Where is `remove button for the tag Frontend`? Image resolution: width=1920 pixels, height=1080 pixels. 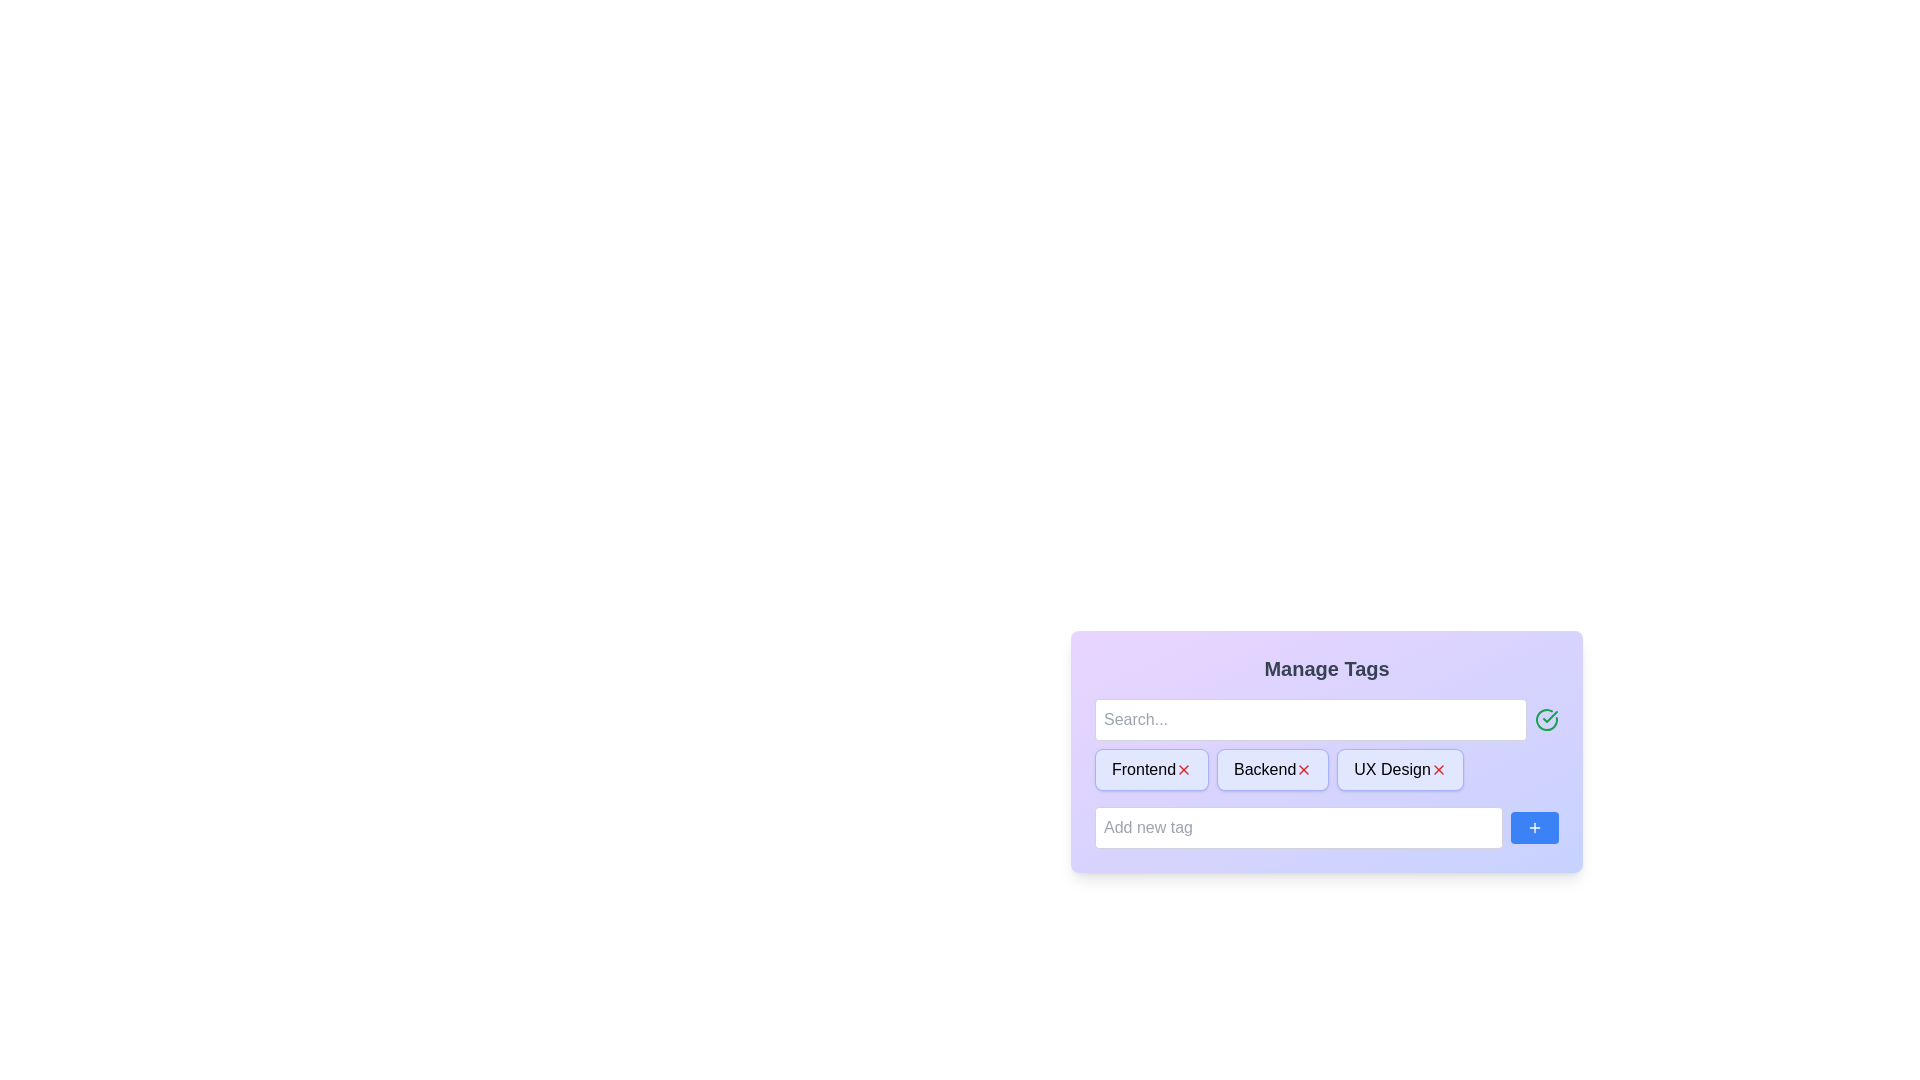
remove button for the tag Frontend is located at coordinates (1184, 769).